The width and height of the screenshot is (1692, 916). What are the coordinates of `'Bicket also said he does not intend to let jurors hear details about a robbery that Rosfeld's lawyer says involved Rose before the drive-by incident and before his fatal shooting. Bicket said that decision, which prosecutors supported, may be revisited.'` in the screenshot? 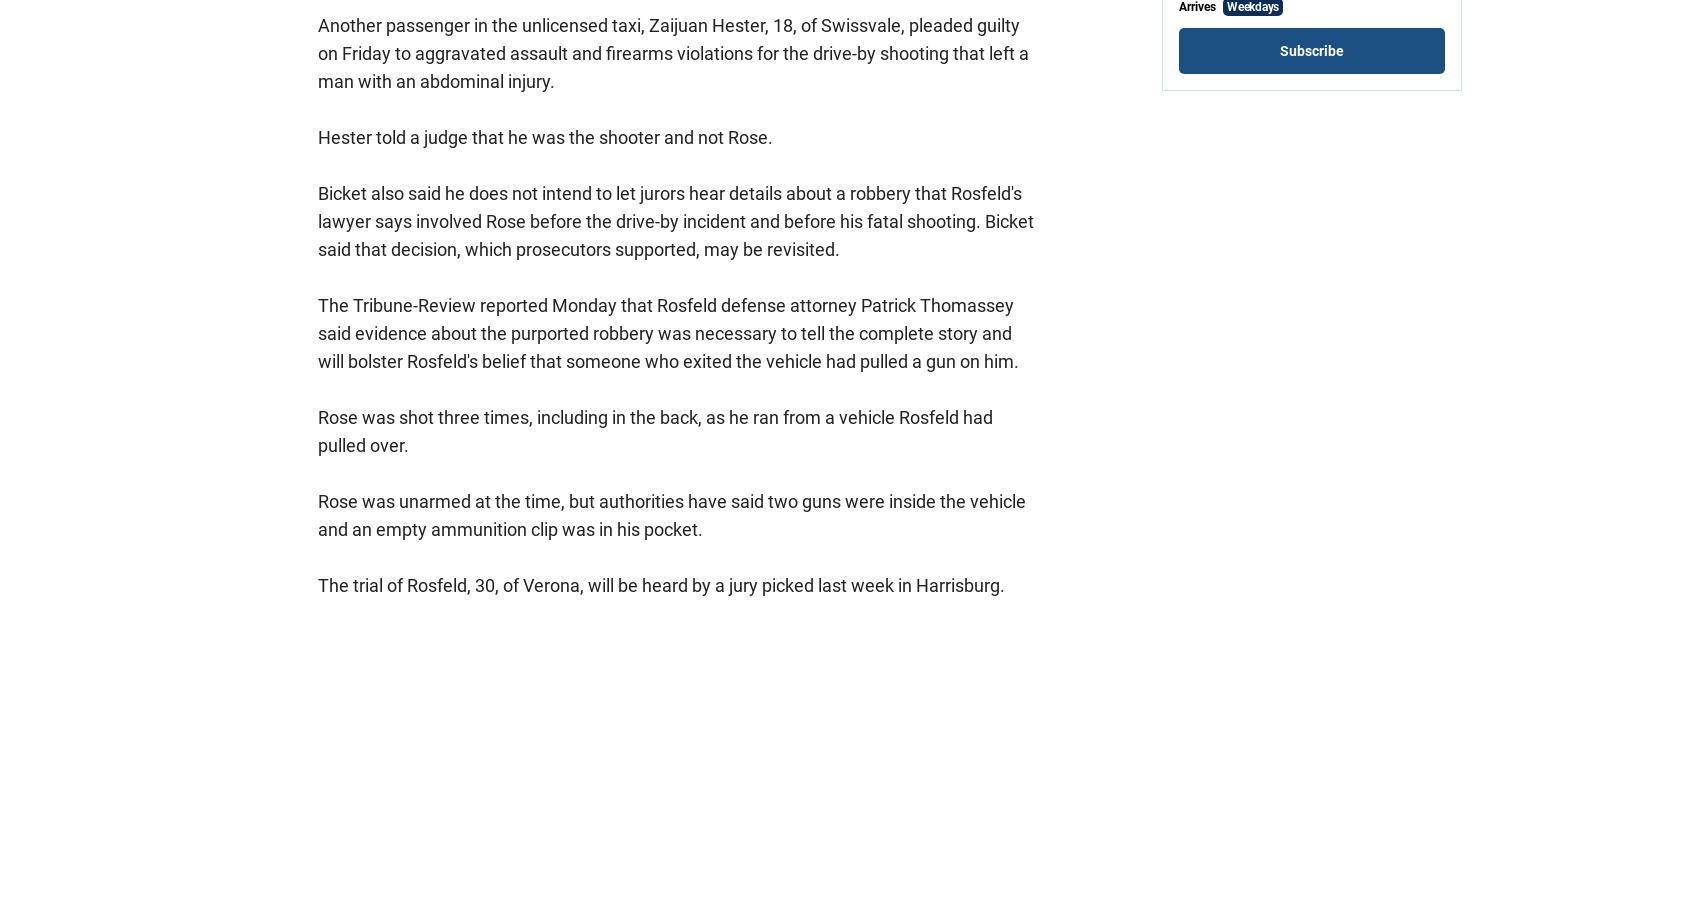 It's located at (675, 220).